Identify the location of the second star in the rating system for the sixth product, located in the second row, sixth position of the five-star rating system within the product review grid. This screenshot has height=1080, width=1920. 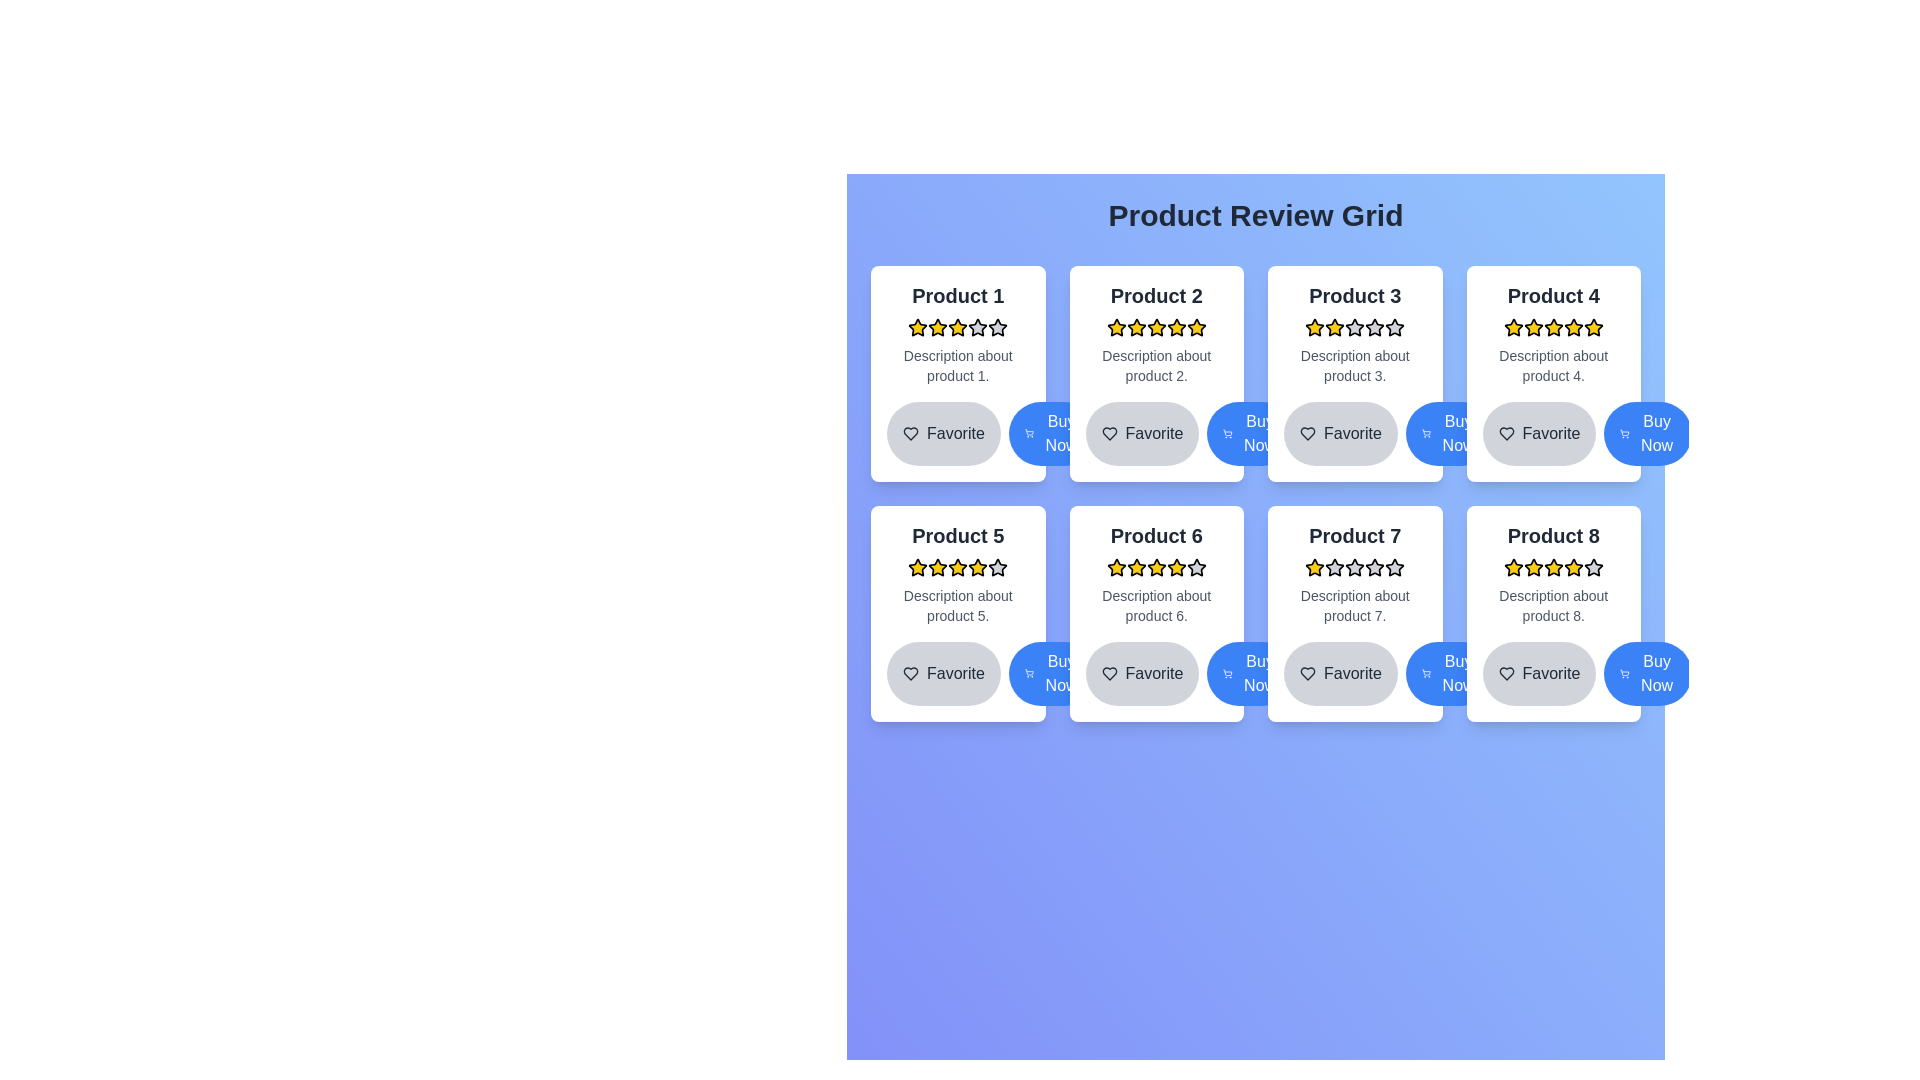
(1136, 567).